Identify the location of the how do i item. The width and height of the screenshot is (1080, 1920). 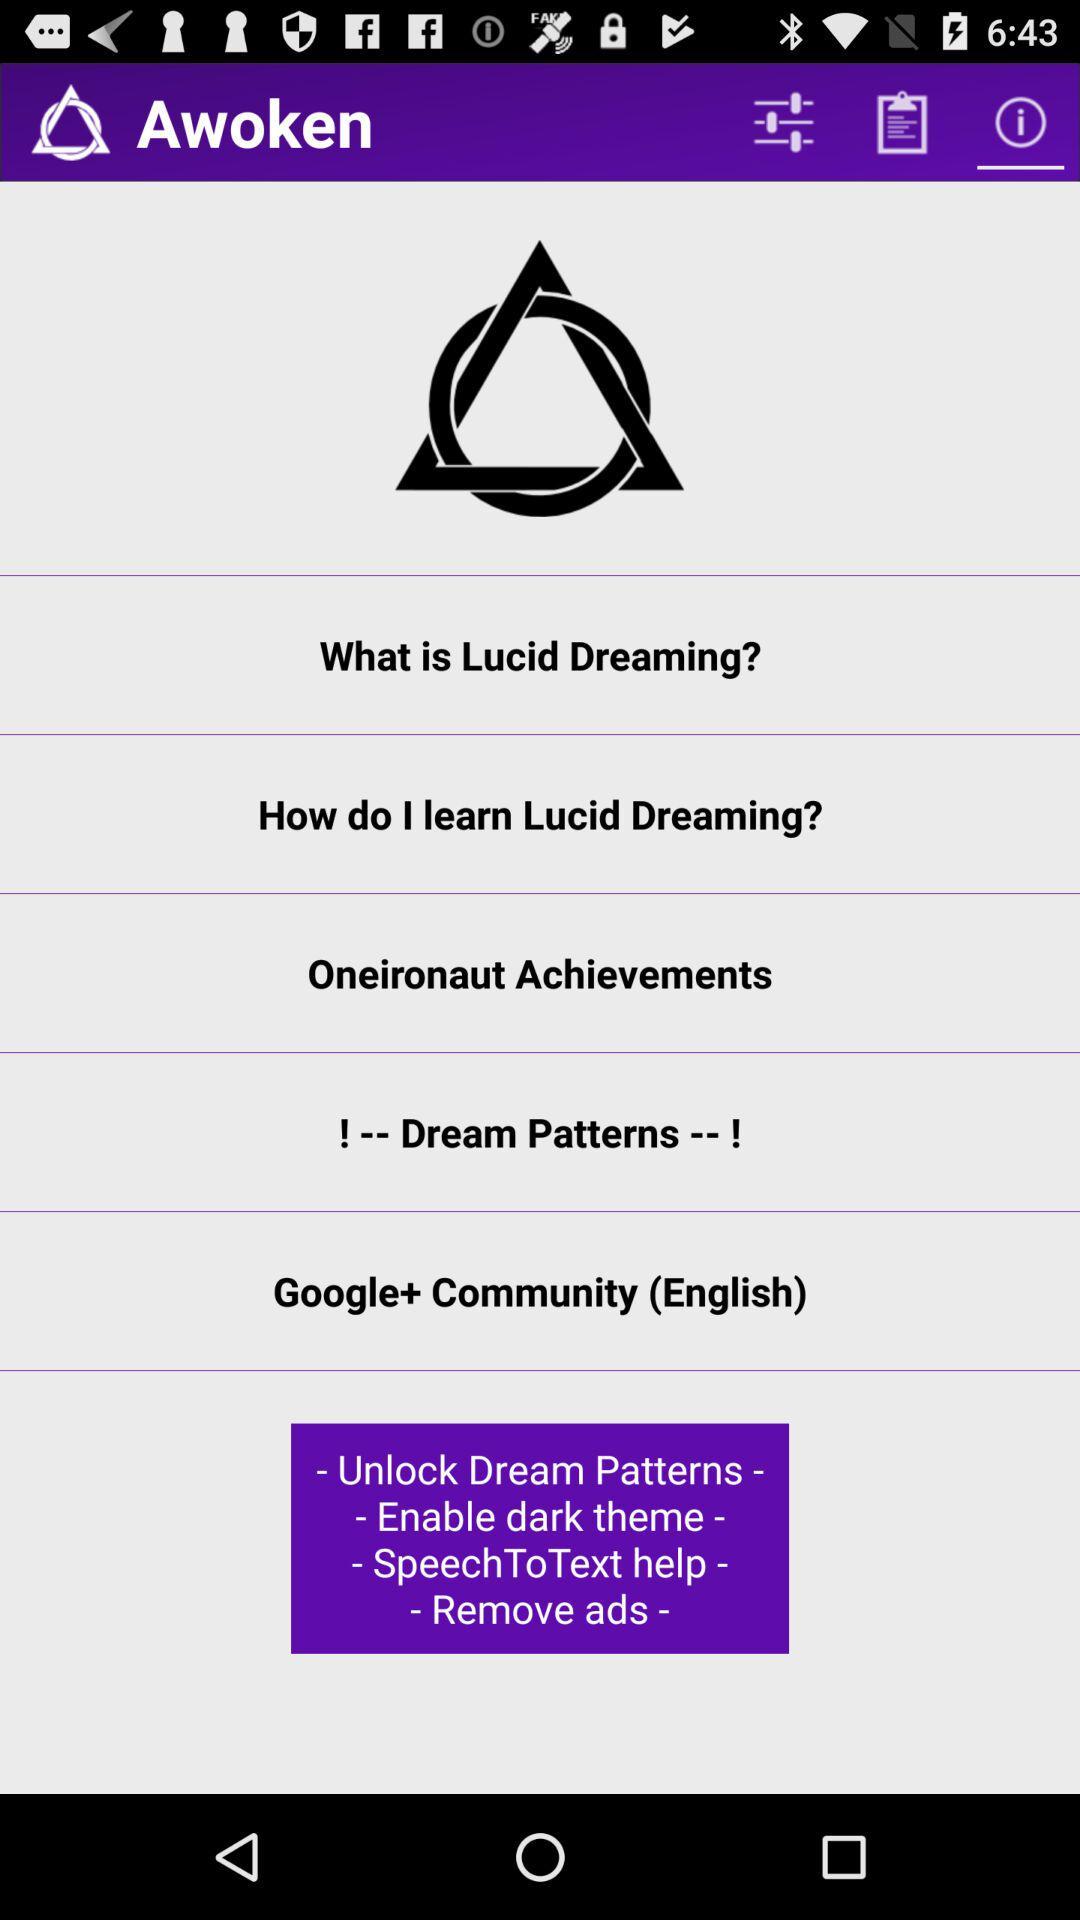
(540, 814).